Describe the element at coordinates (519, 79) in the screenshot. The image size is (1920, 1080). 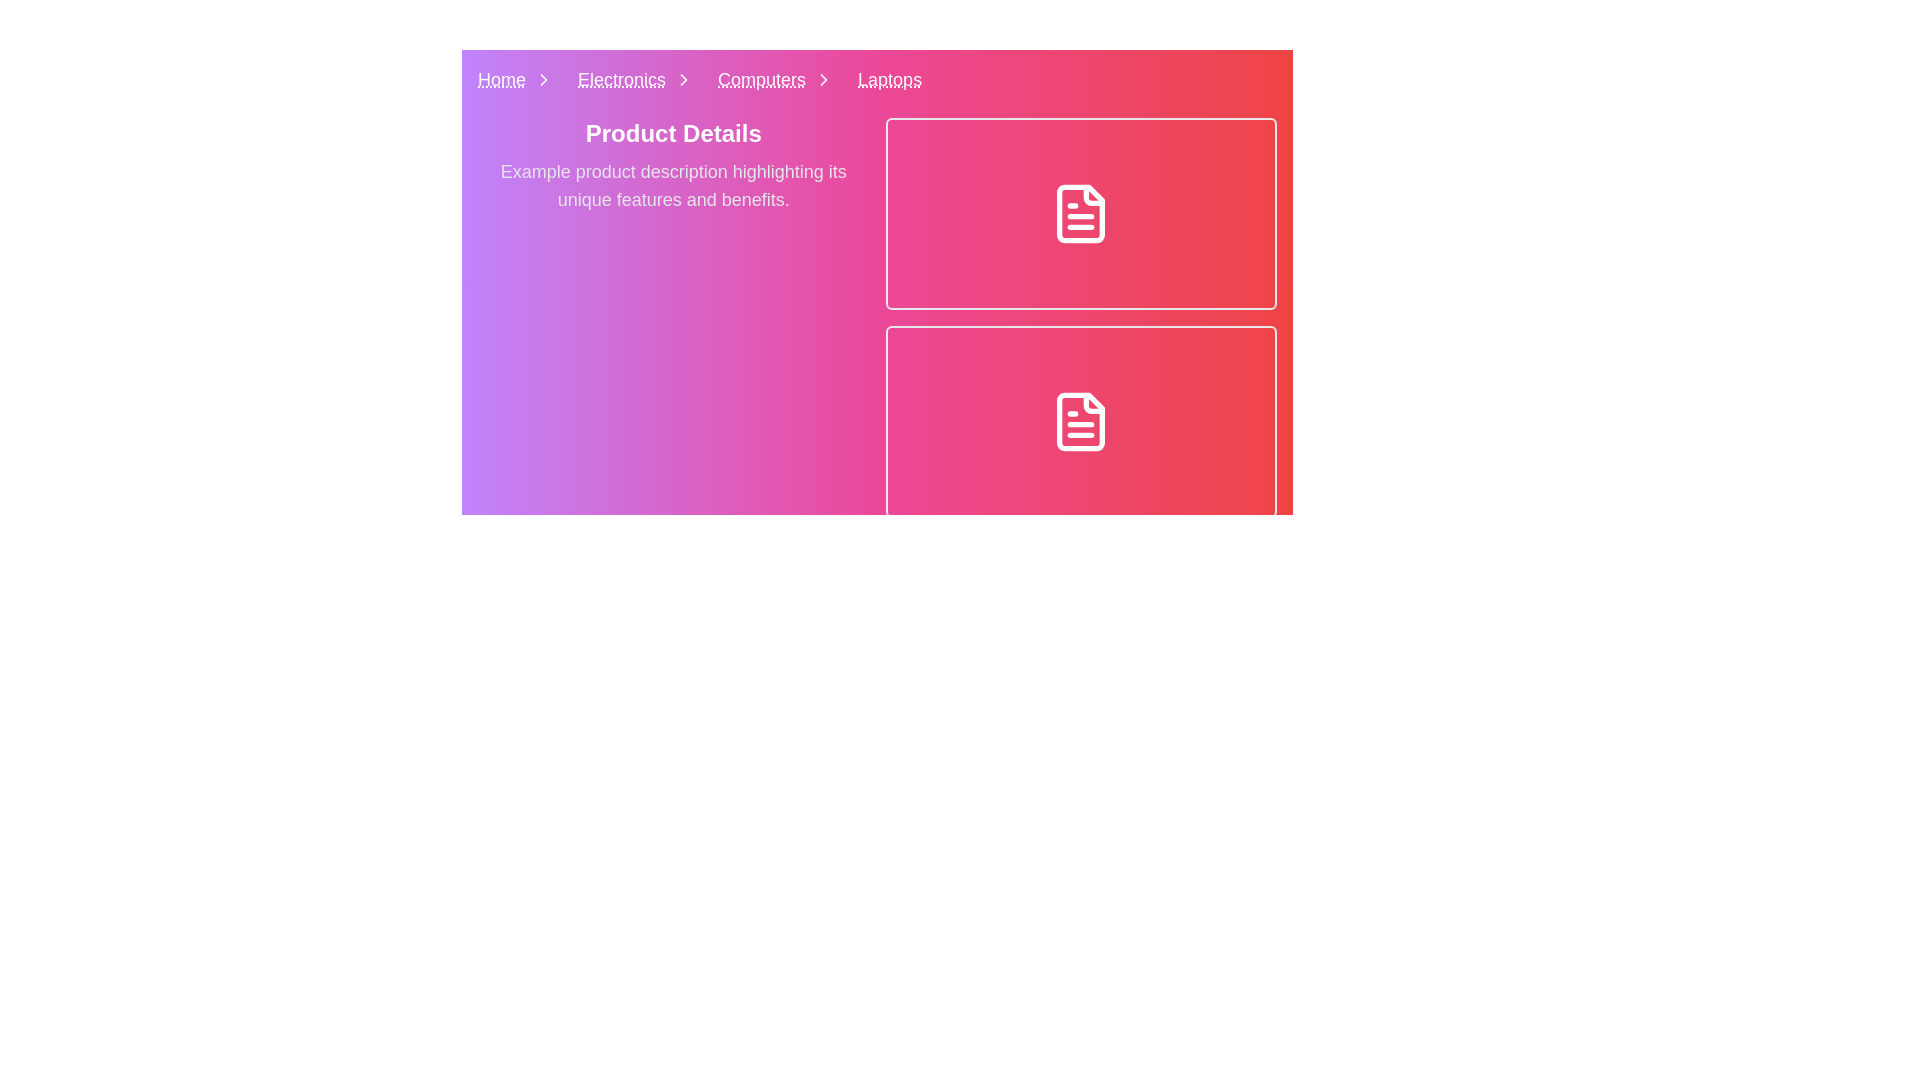
I see `the home page link located at the beginning of the breadcrumb navigation bar, positioned before the 'Electronics' link` at that location.